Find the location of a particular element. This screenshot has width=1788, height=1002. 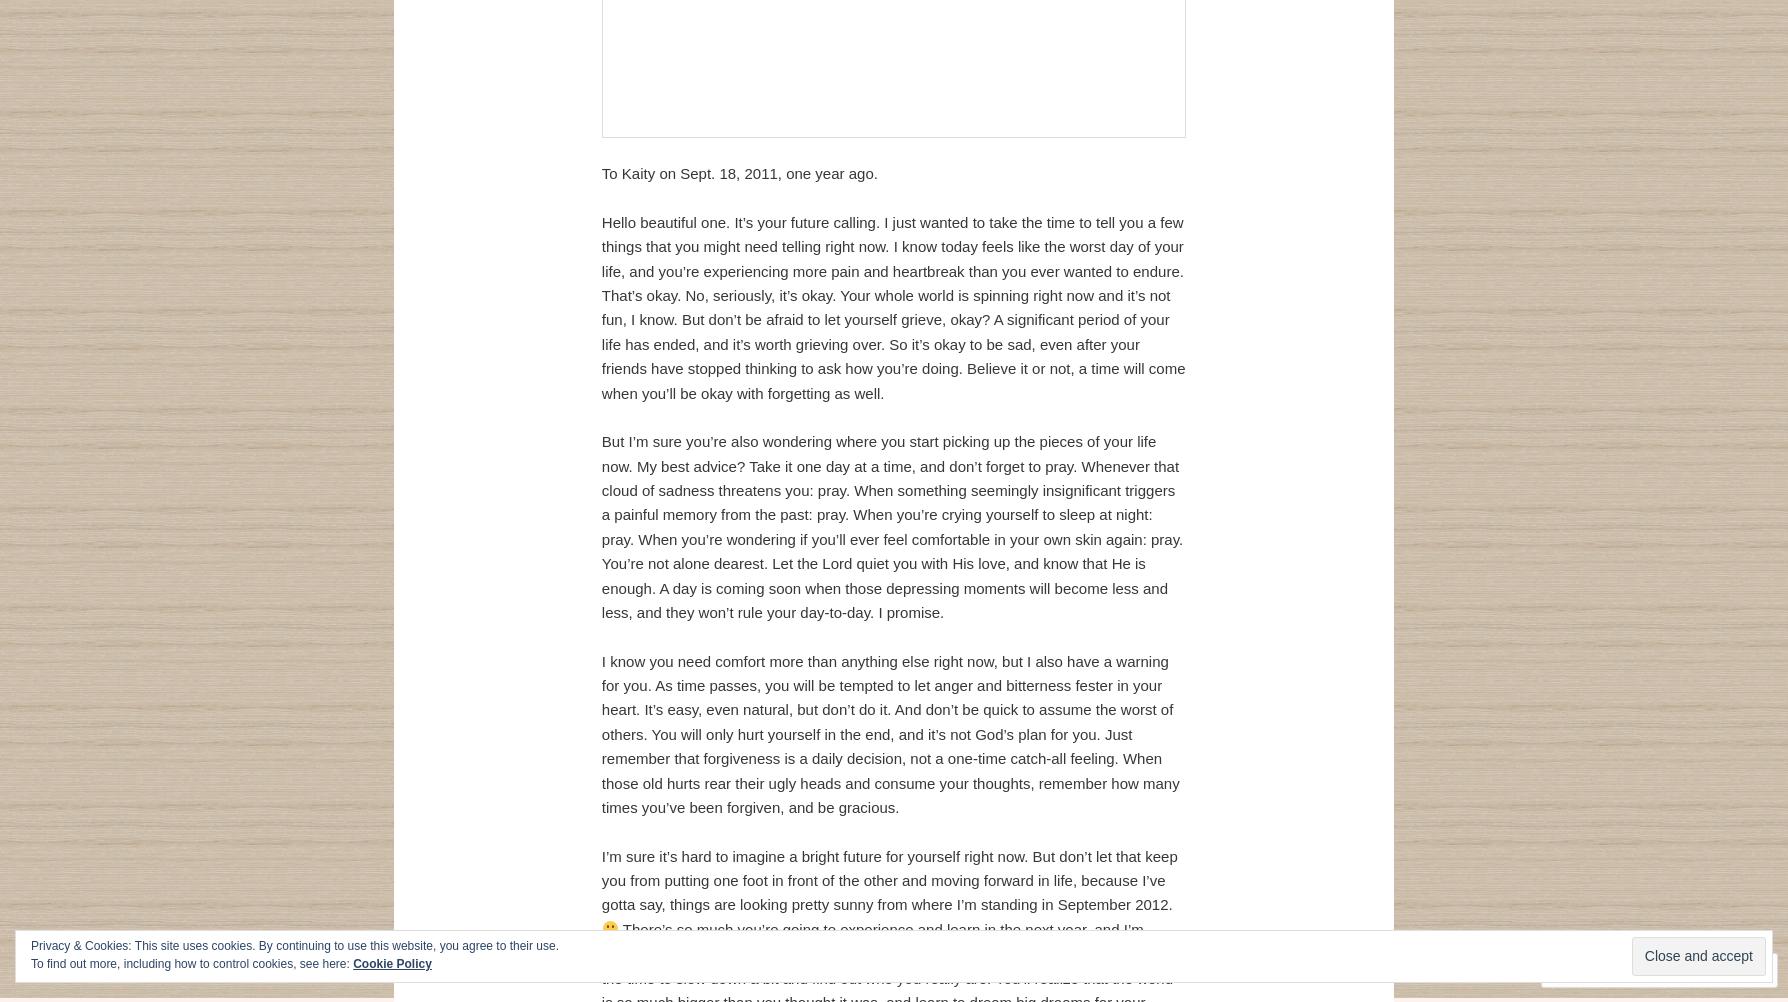

'Privacy & Cookies: This site uses cookies. By continuing to use this website, you agree to their use.' is located at coordinates (294, 944).